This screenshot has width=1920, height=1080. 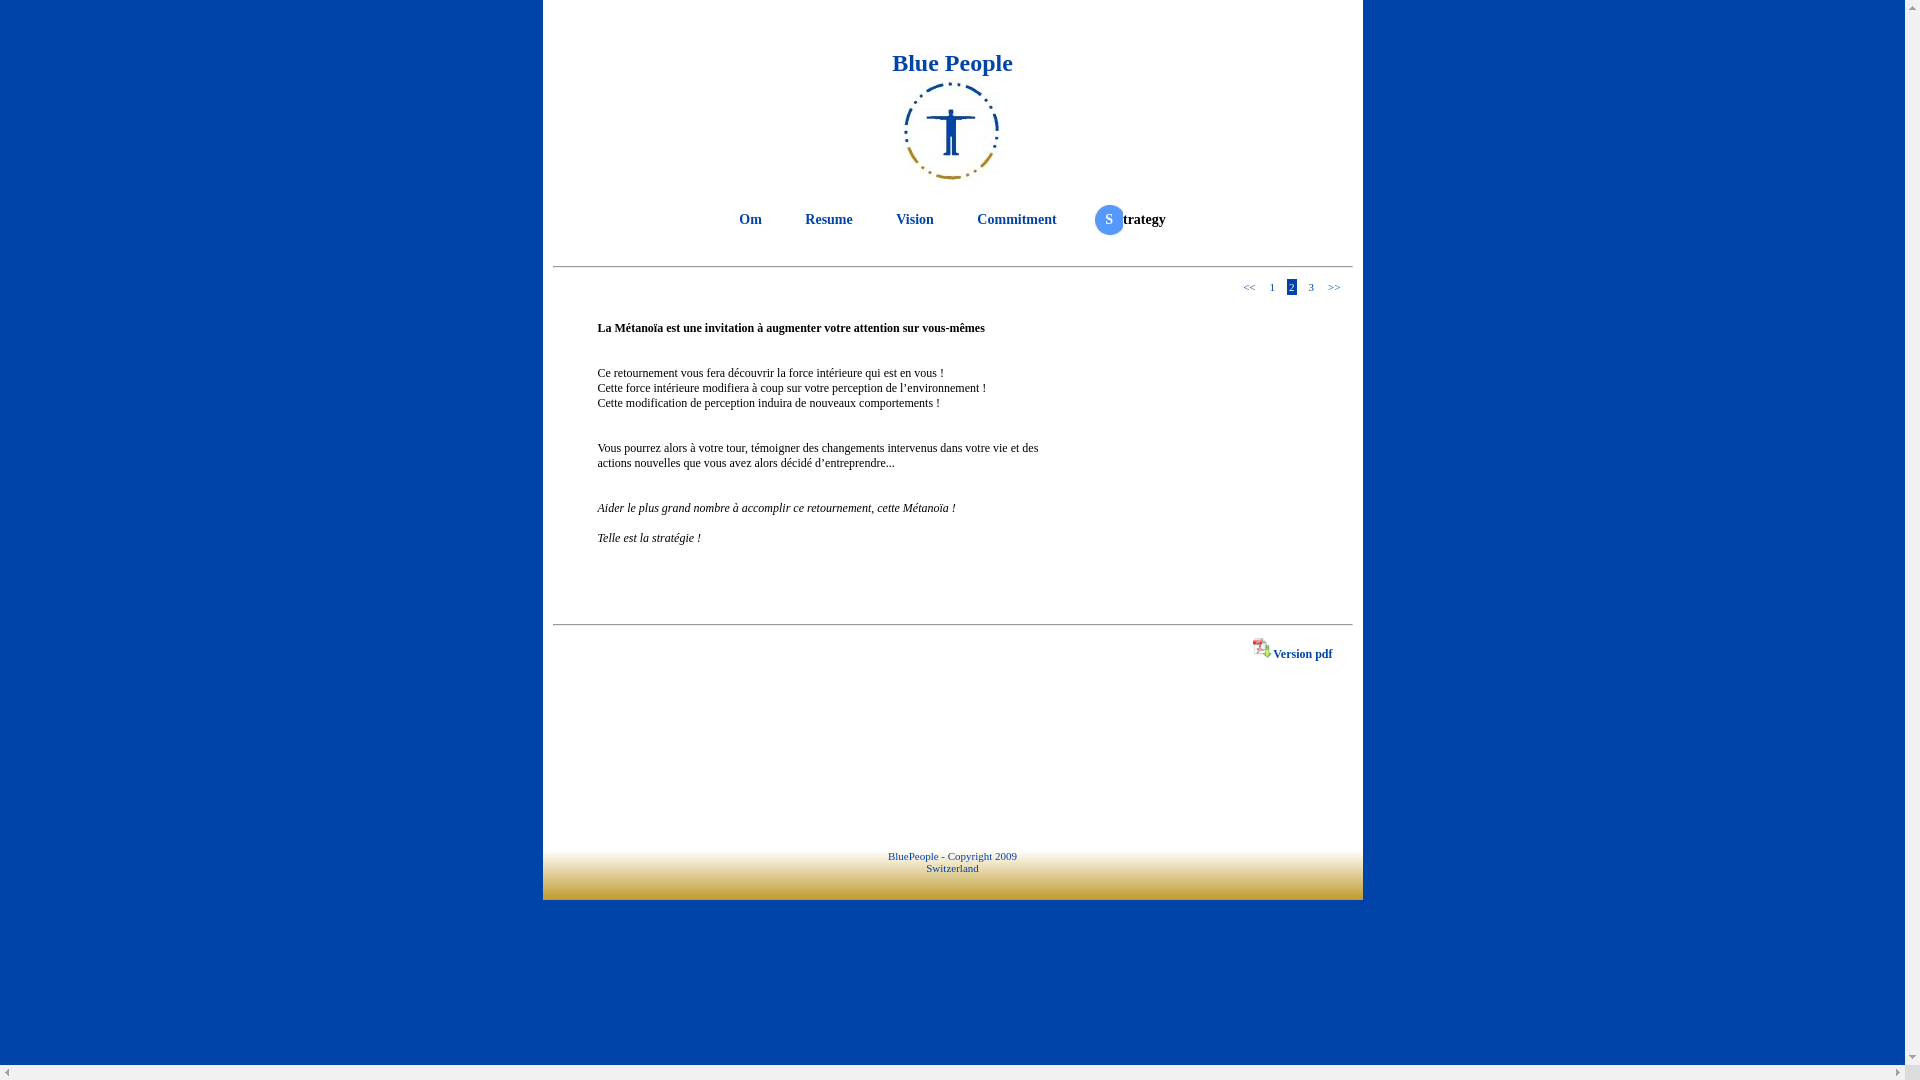 What do you see at coordinates (1311, 286) in the screenshot?
I see `'3'` at bounding box center [1311, 286].